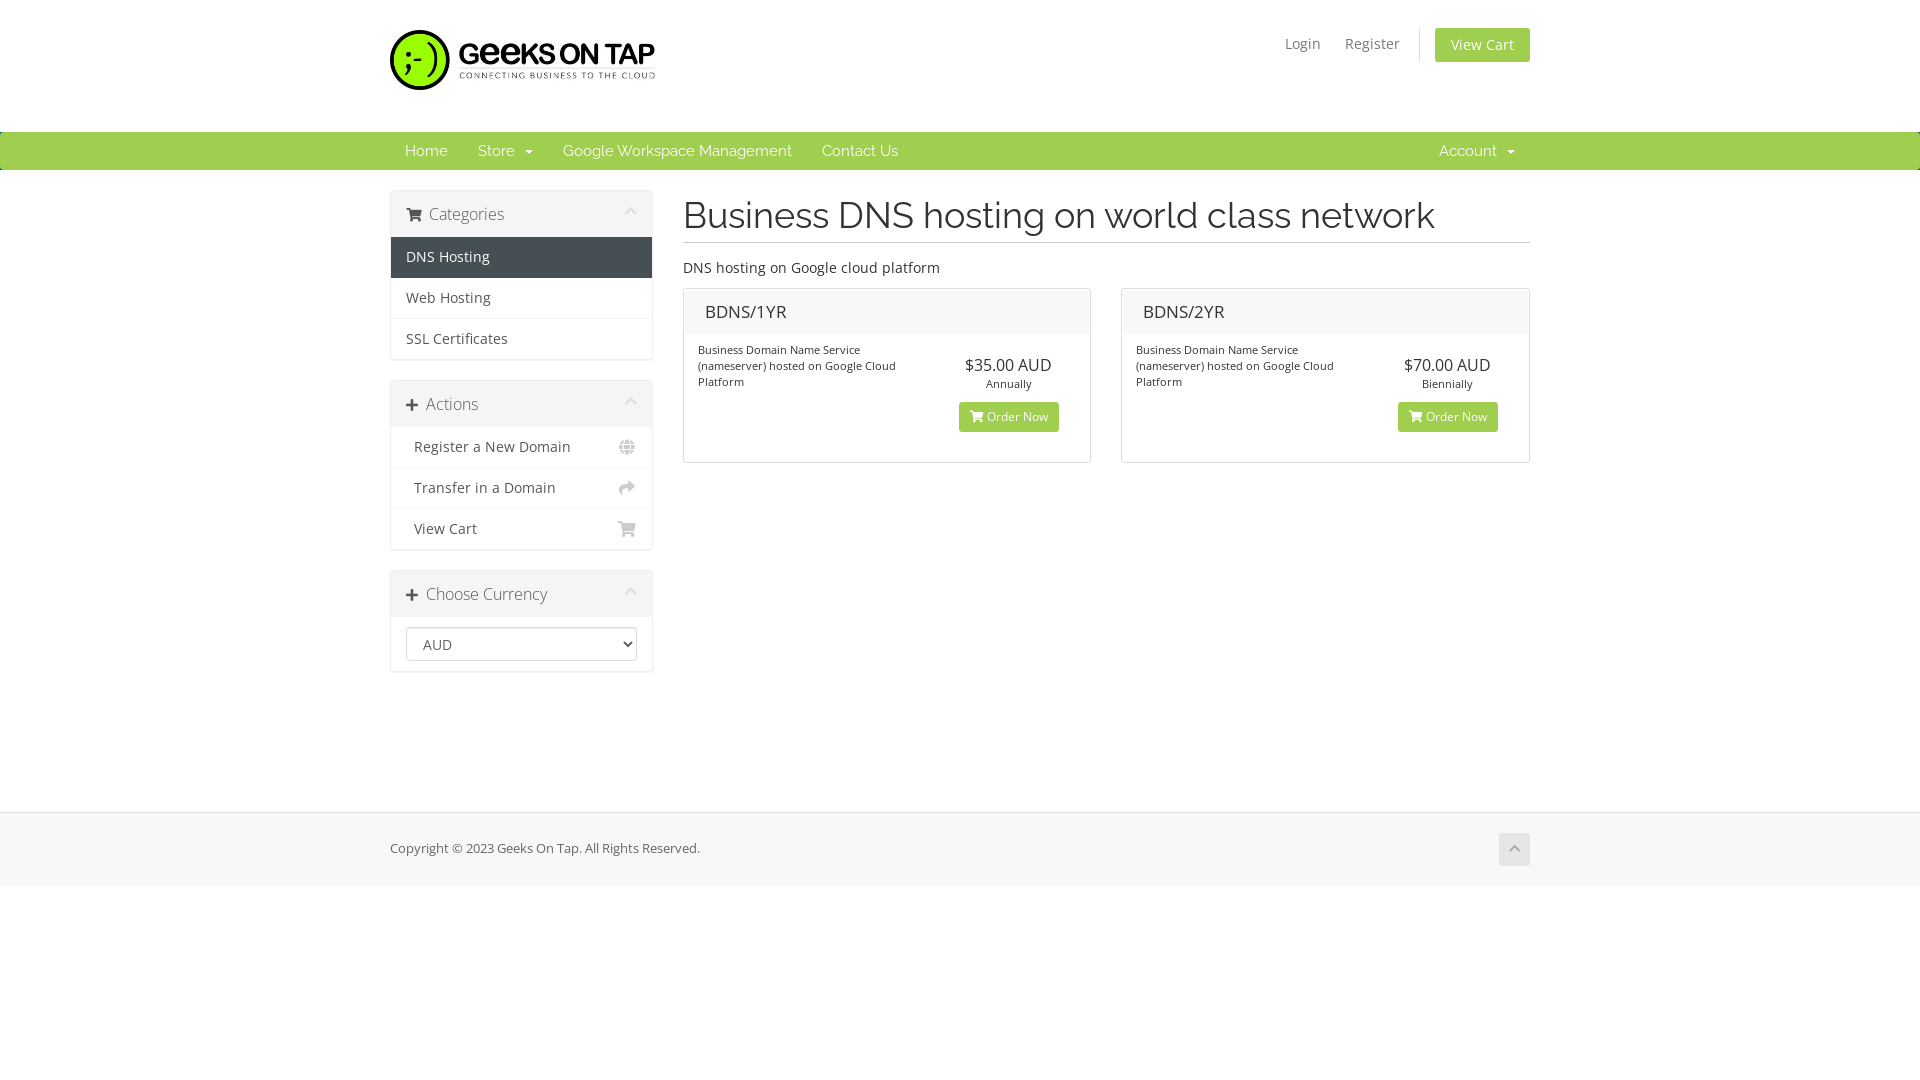  What do you see at coordinates (425, 149) in the screenshot?
I see `'Home'` at bounding box center [425, 149].